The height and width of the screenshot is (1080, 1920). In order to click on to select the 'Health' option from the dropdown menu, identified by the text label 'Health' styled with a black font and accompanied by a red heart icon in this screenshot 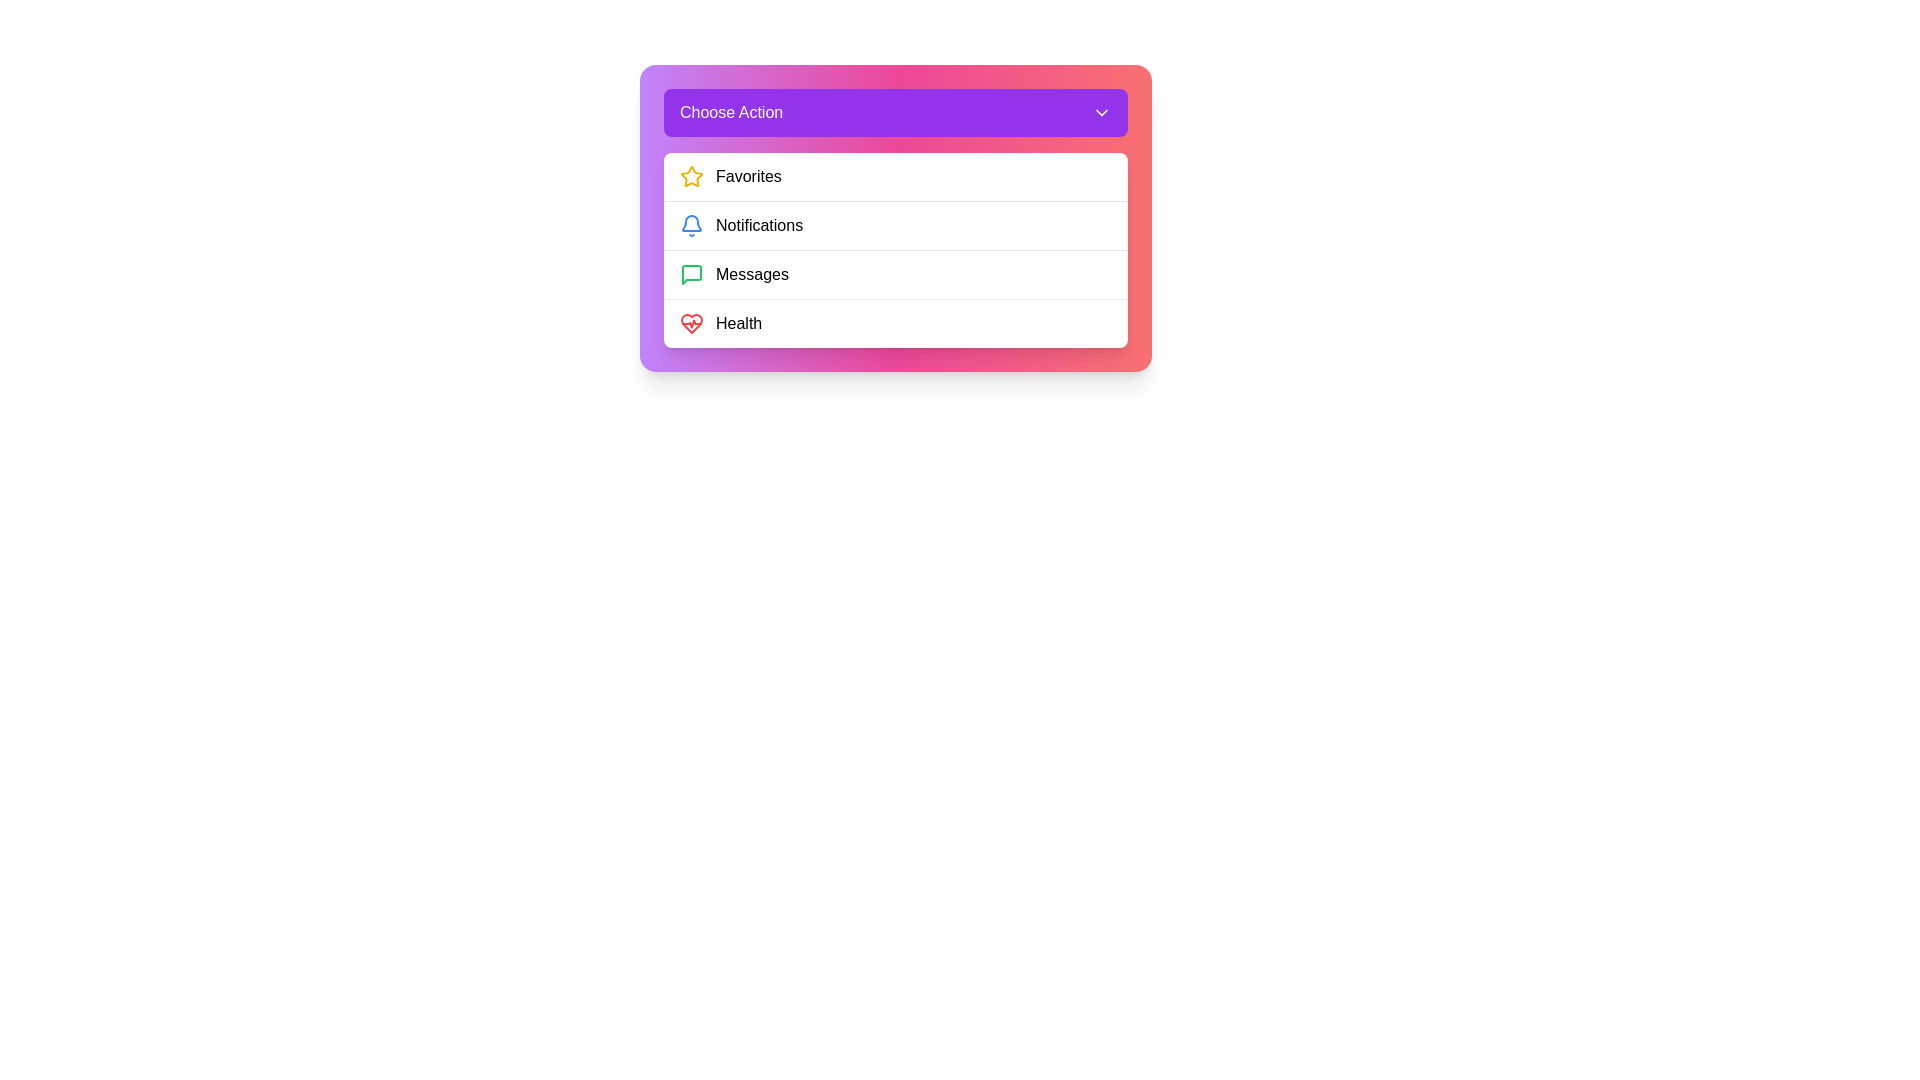, I will do `click(738, 323)`.